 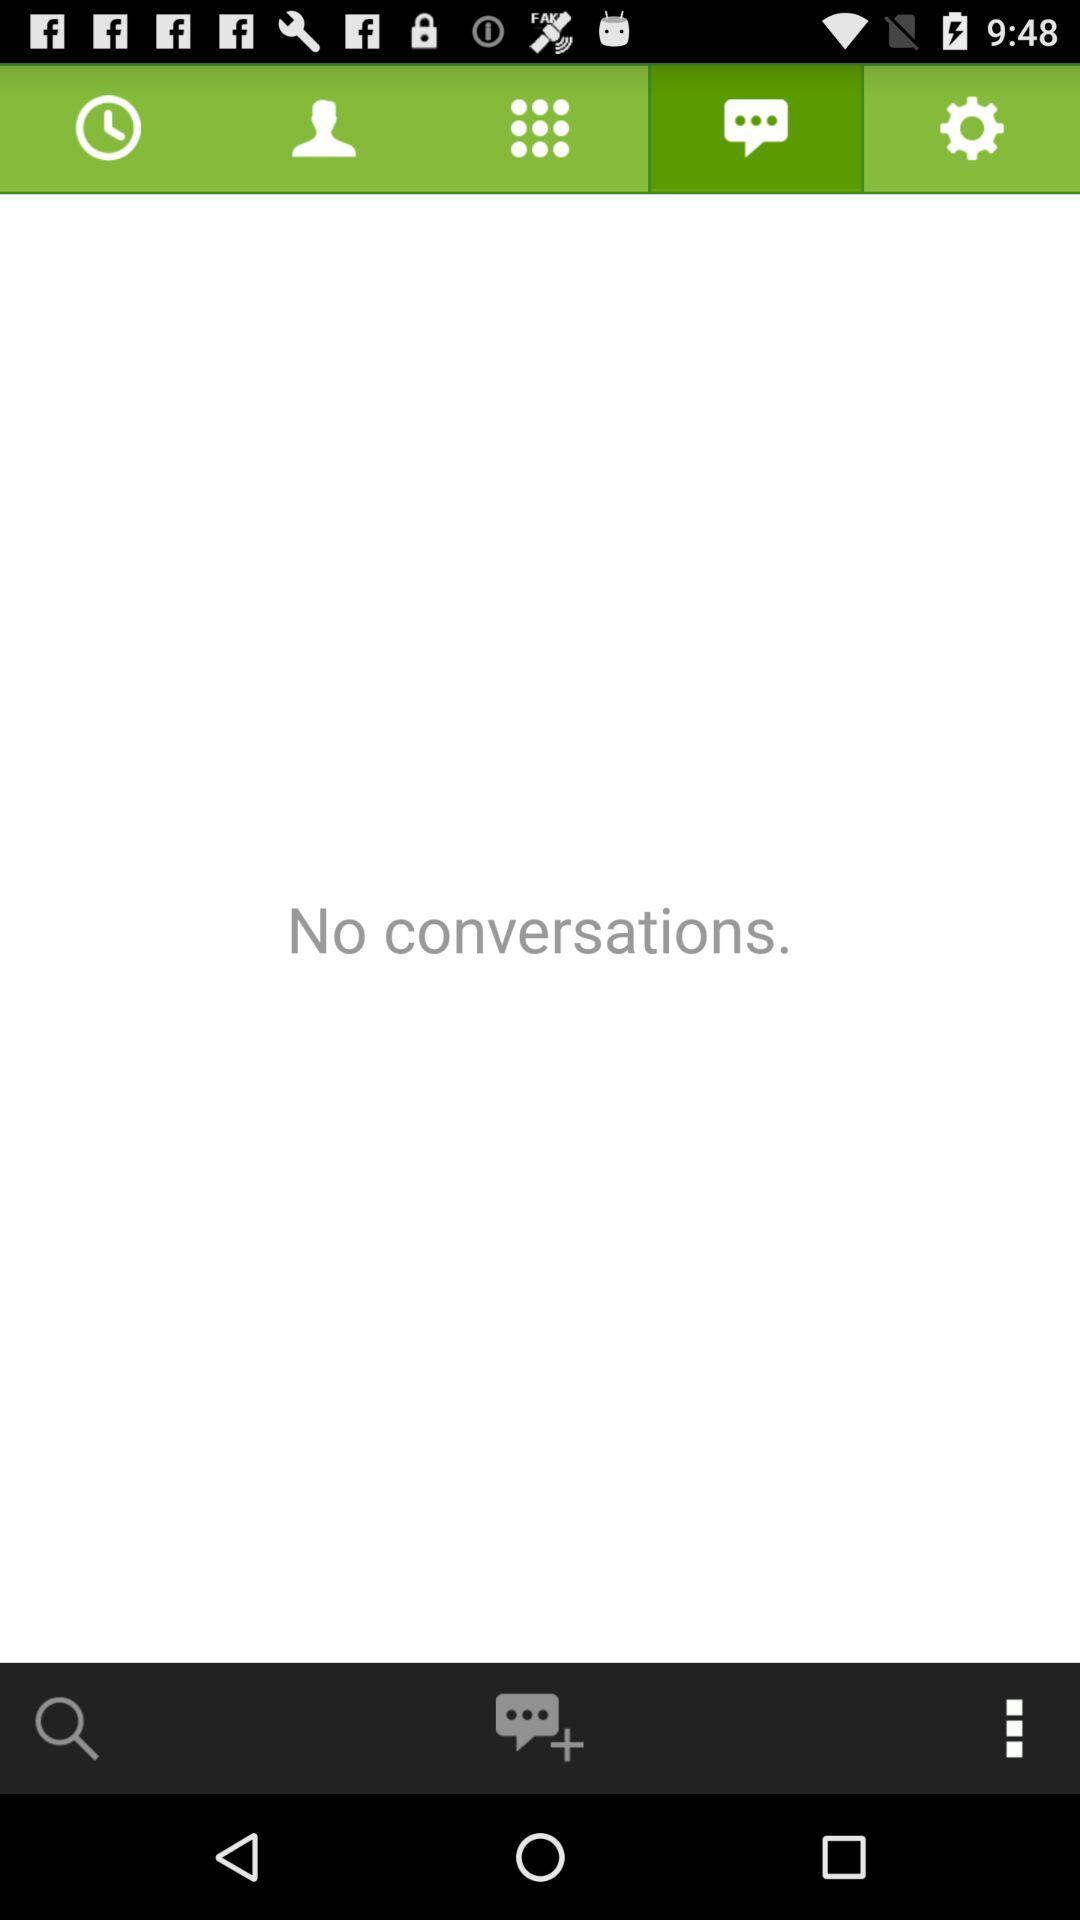 I want to click on the chat icon, so click(x=538, y=1848).